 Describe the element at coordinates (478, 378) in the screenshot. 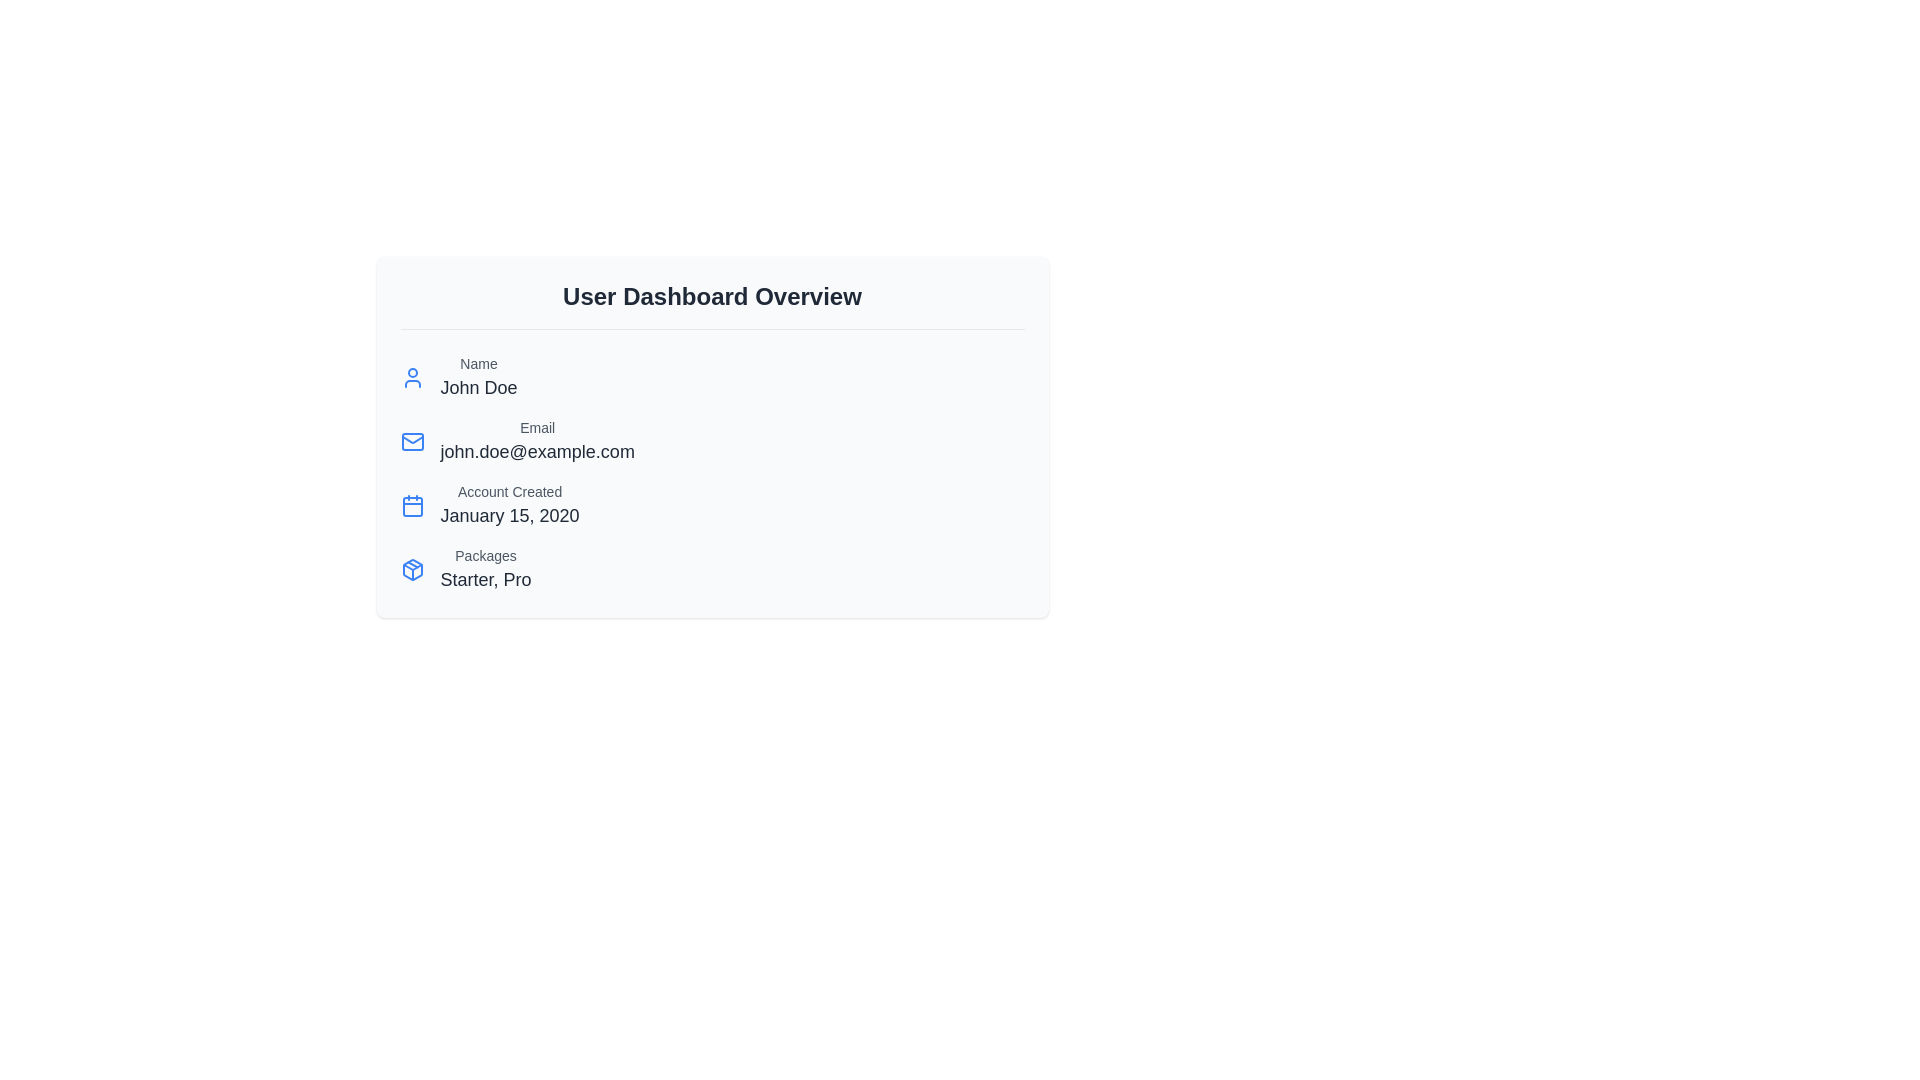

I see `the Text block displaying the user's name ('John Doe') with the label 'Name' located in the 'User Dashboard Overview' section` at that location.